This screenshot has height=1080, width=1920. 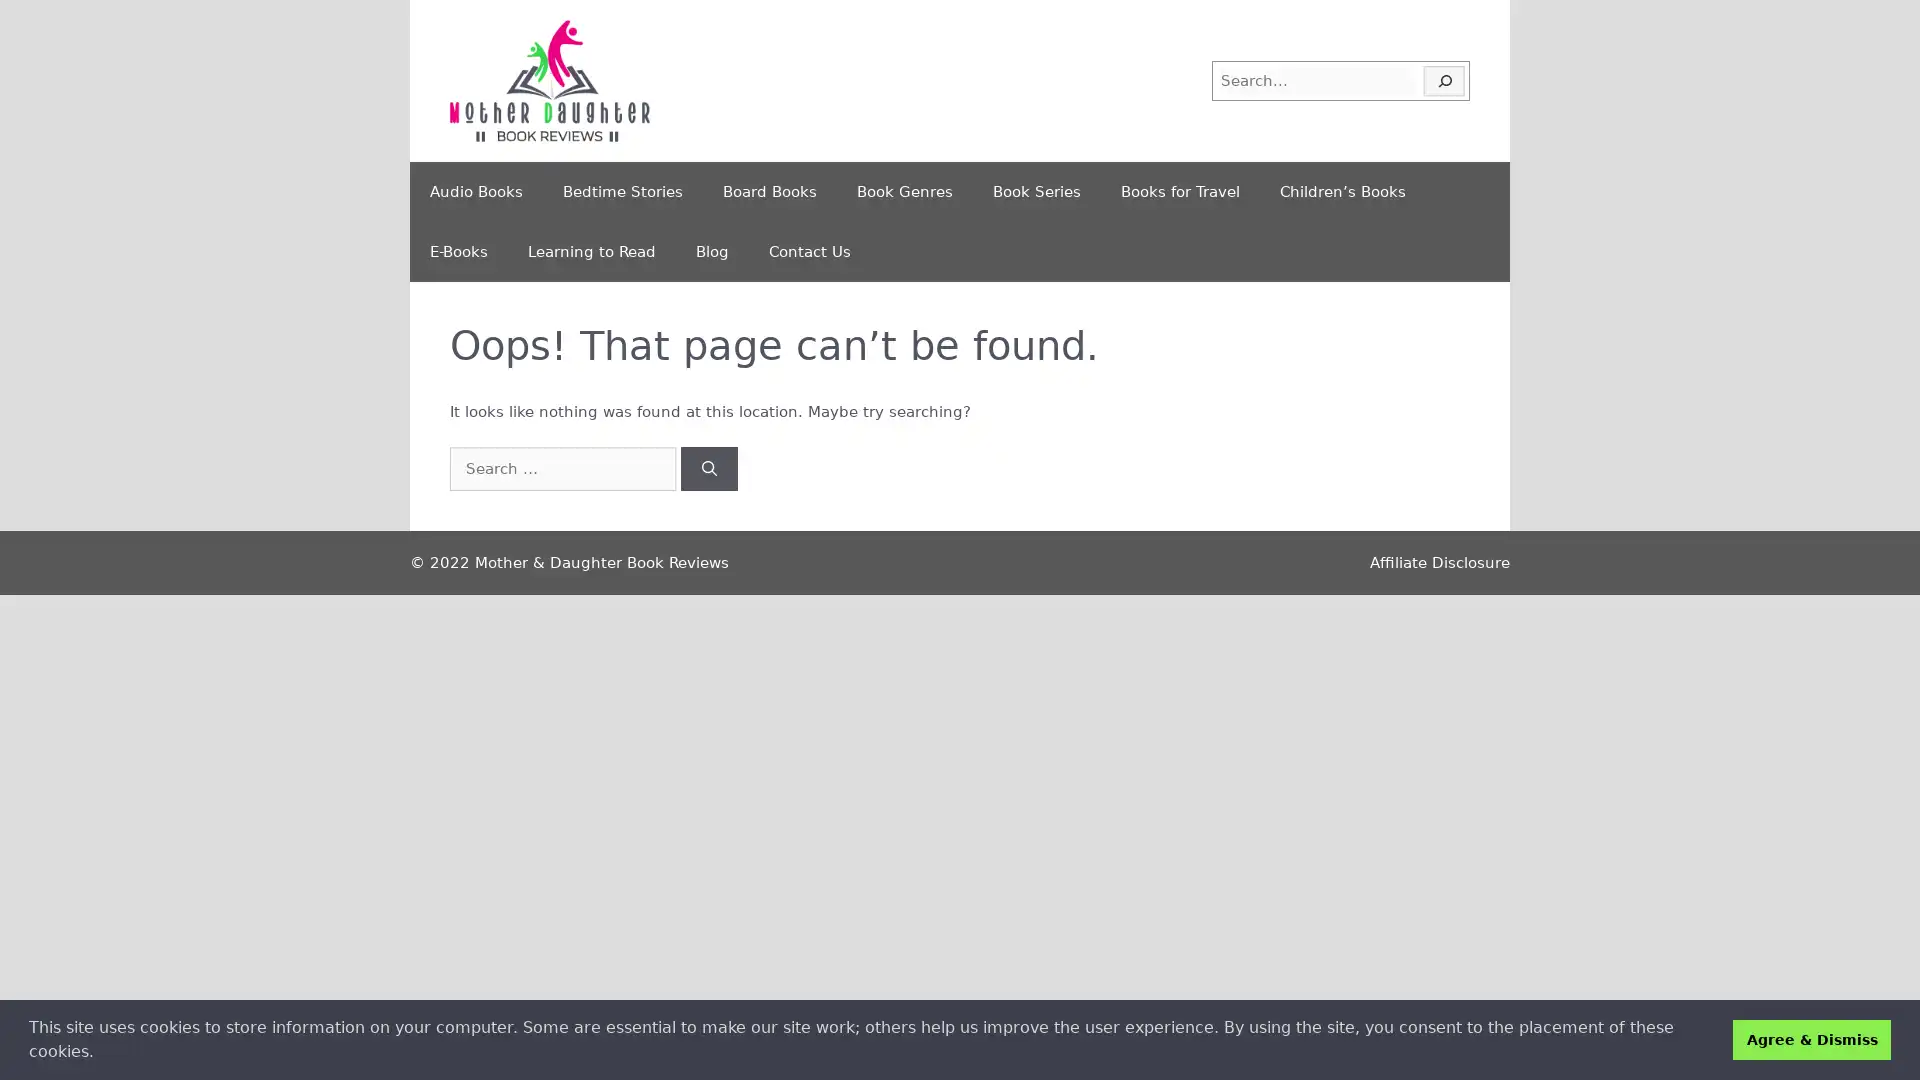 What do you see at coordinates (1444, 80) in the screenshot?
I see `Search` at bounding box center [1444, 80].